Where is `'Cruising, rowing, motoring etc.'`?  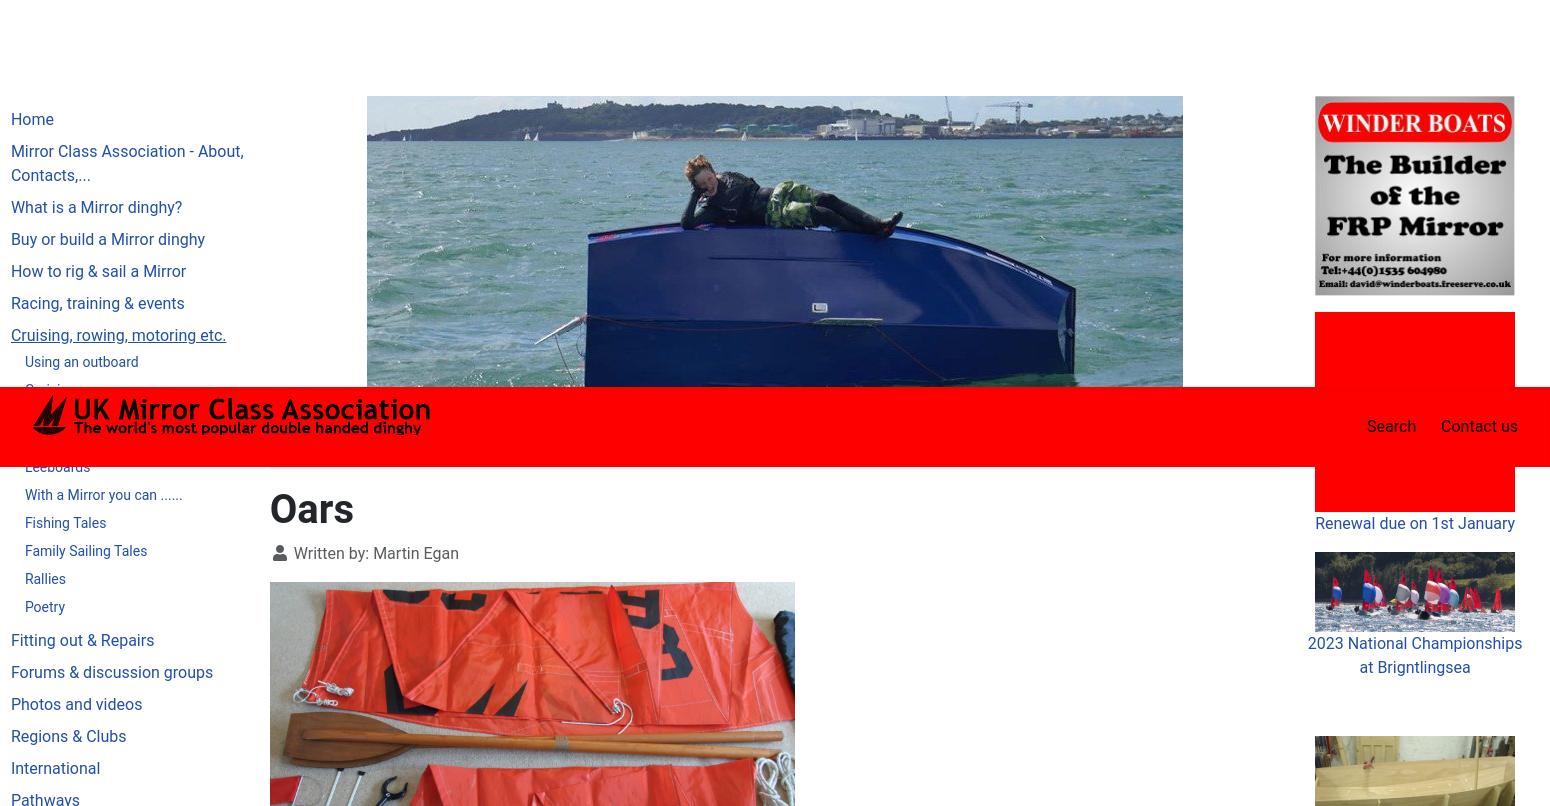
'Cruising, rowing, motoring etc.' is located at coordinates (477, 62).